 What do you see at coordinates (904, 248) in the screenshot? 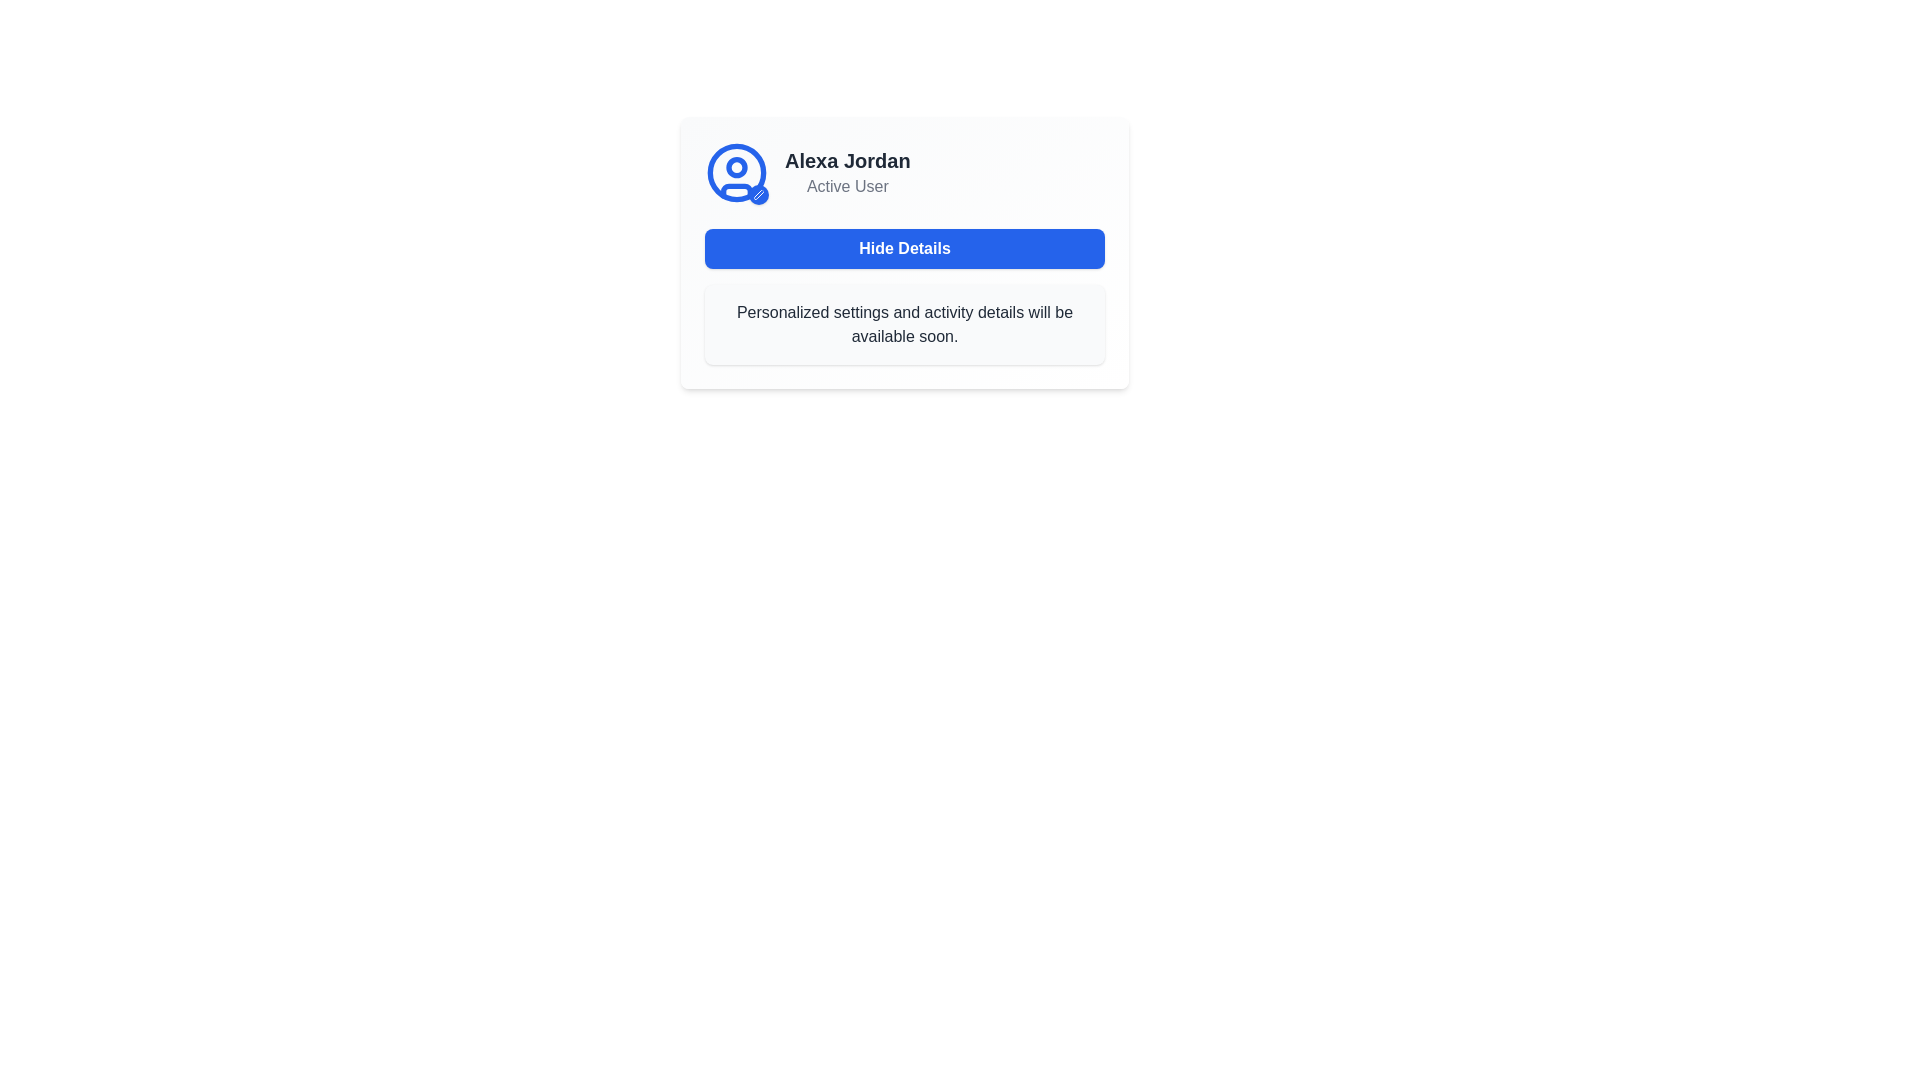
I see `the toggle button located below the user identification area of 'Alexa Jordan' to change its appearance` at bounding box center [904, 248].